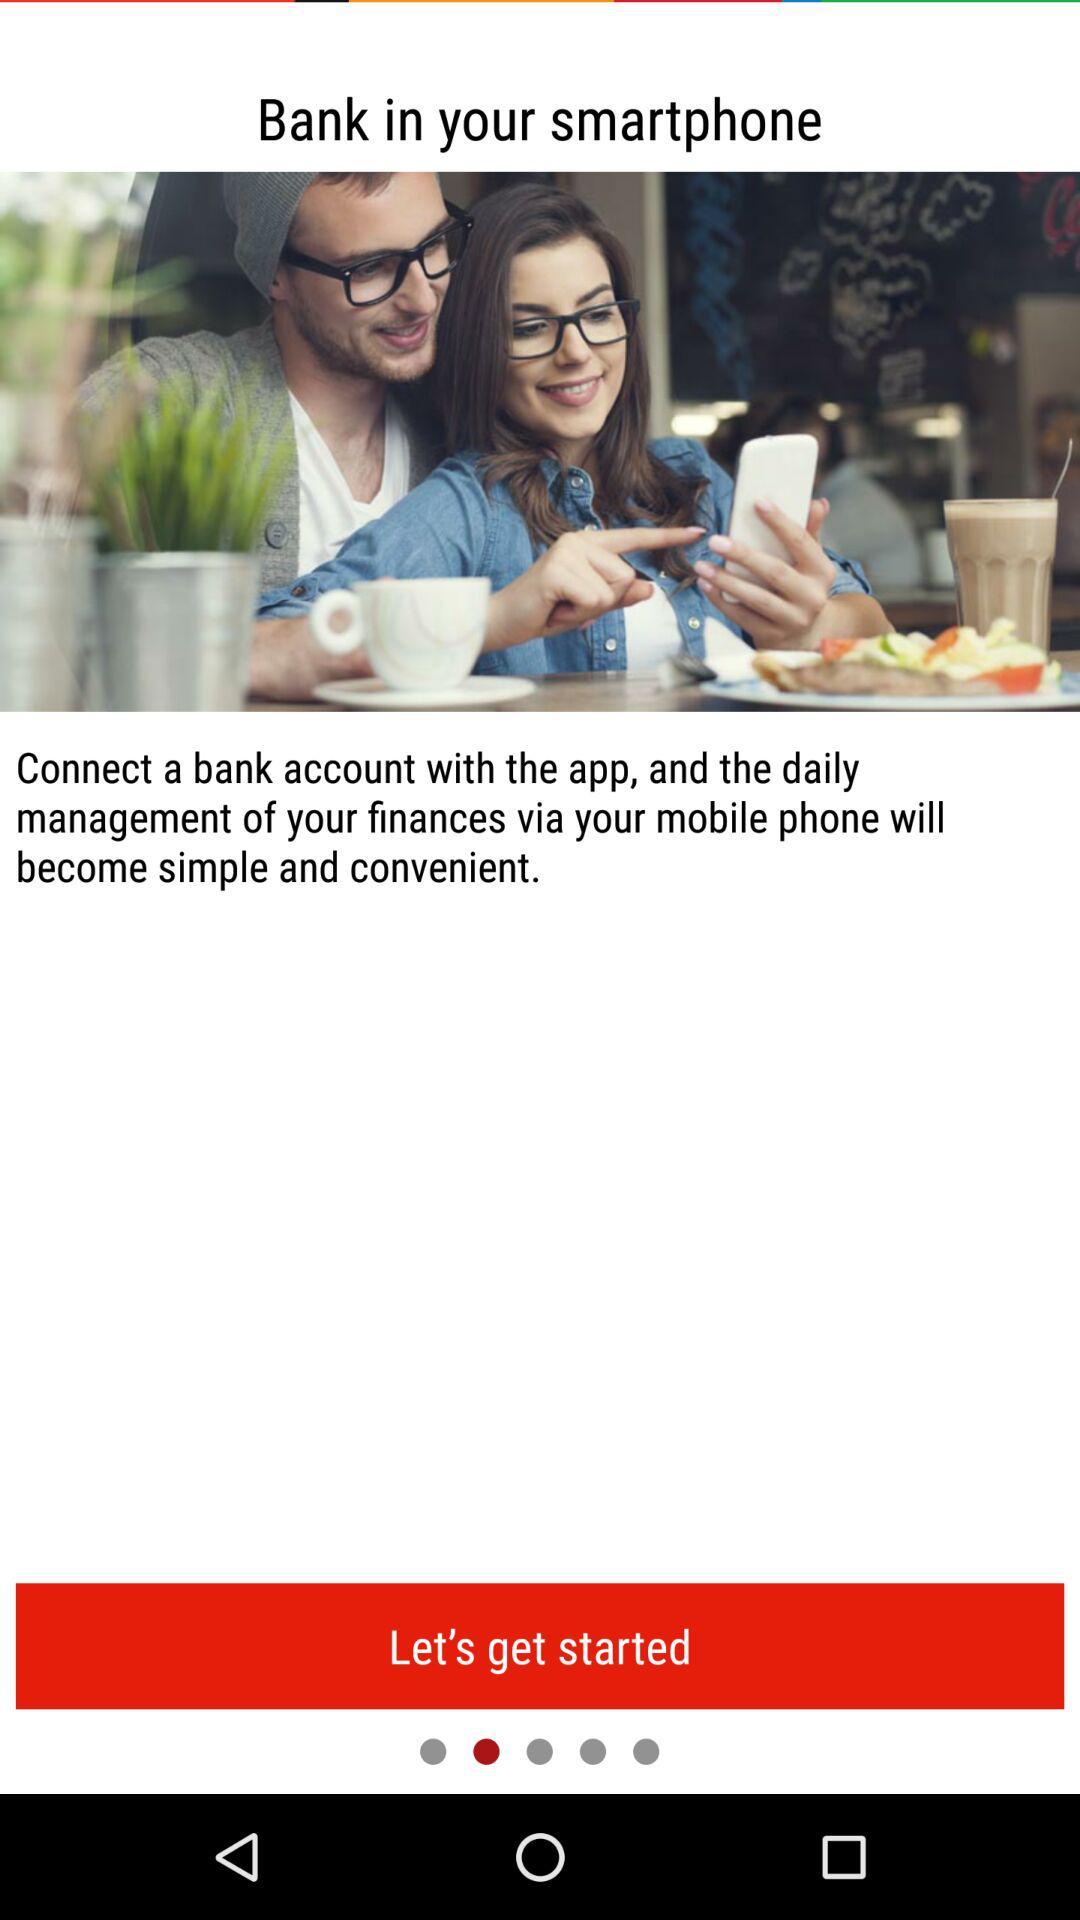 This screenshot has width=1080, height=1920. Describe the element at coordinates (540, 1646) in the screenshot. I see `let s get` at that location.